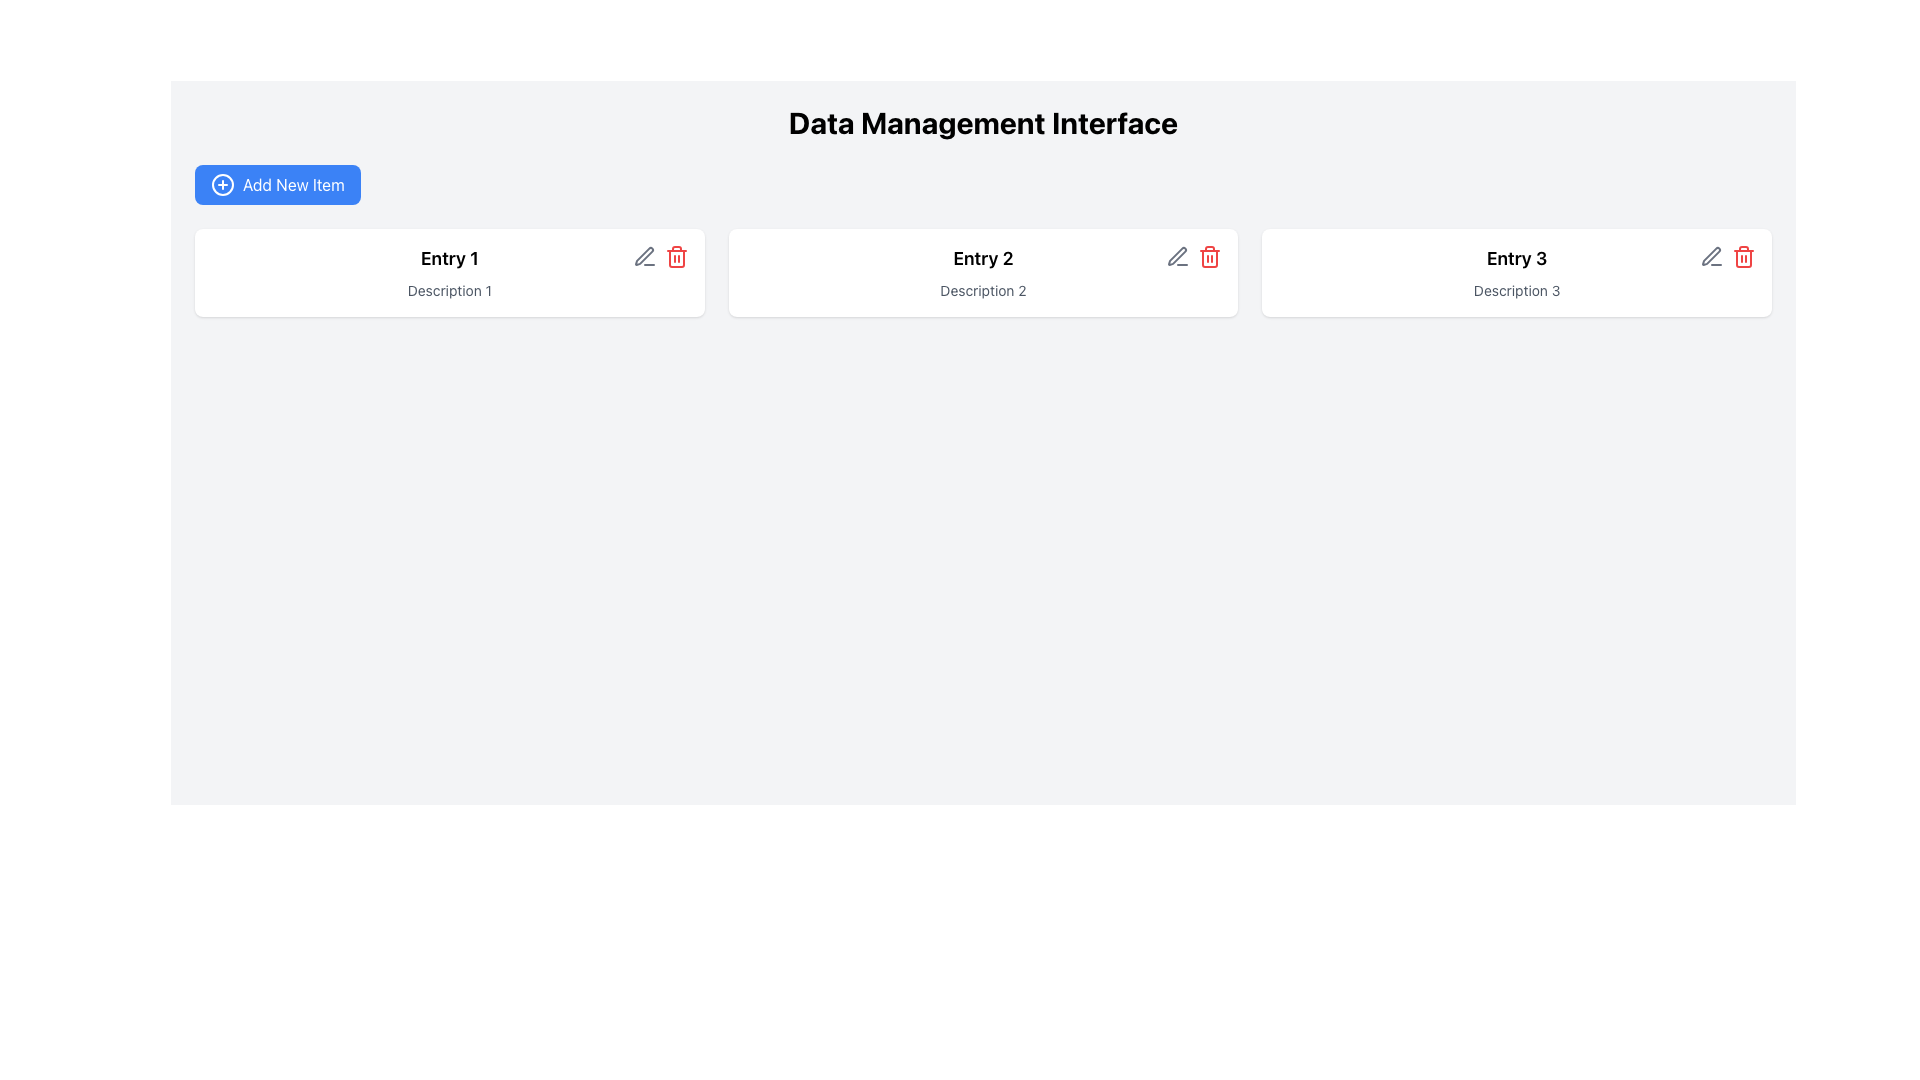  Describe the element at coordinates (276, 185) in the screenshot. I see `the 'Add New Item' button located under the 'Data Management Interface' heading to initiate adding a new item` at that location.